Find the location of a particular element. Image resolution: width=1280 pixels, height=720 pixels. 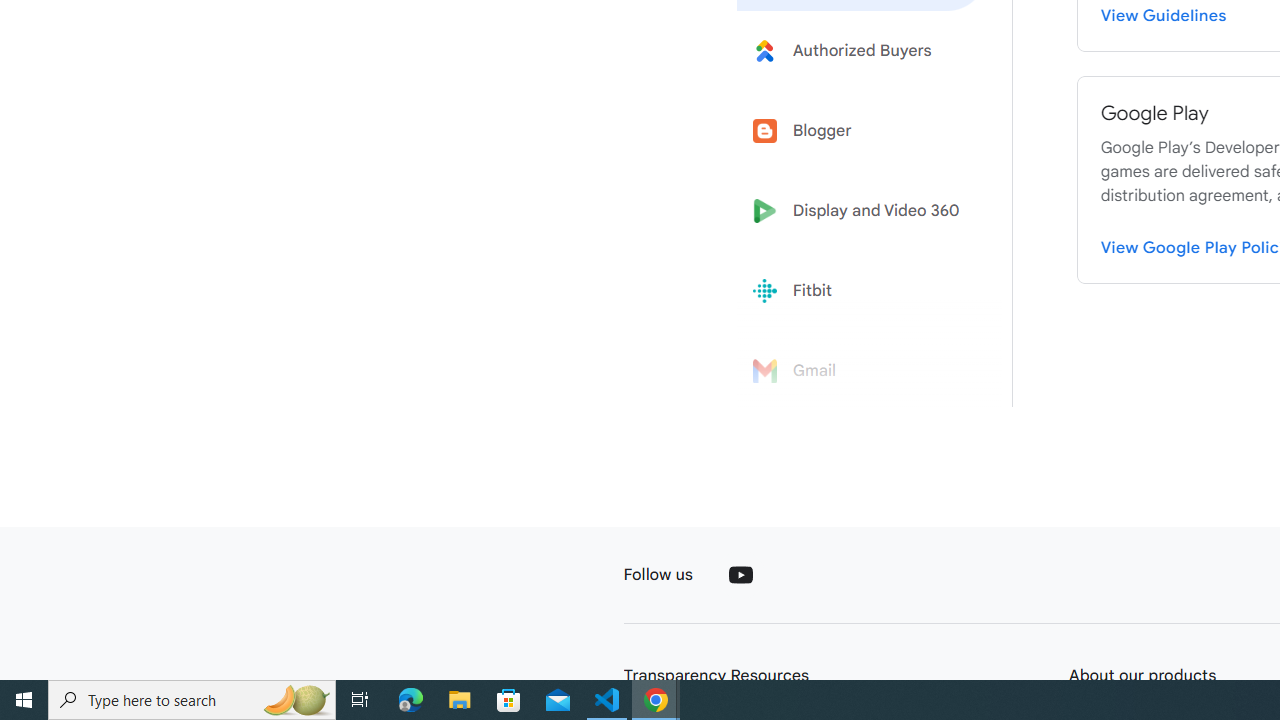

'Learn more about Authorized Buyers' is located at coordinates (862, 49).